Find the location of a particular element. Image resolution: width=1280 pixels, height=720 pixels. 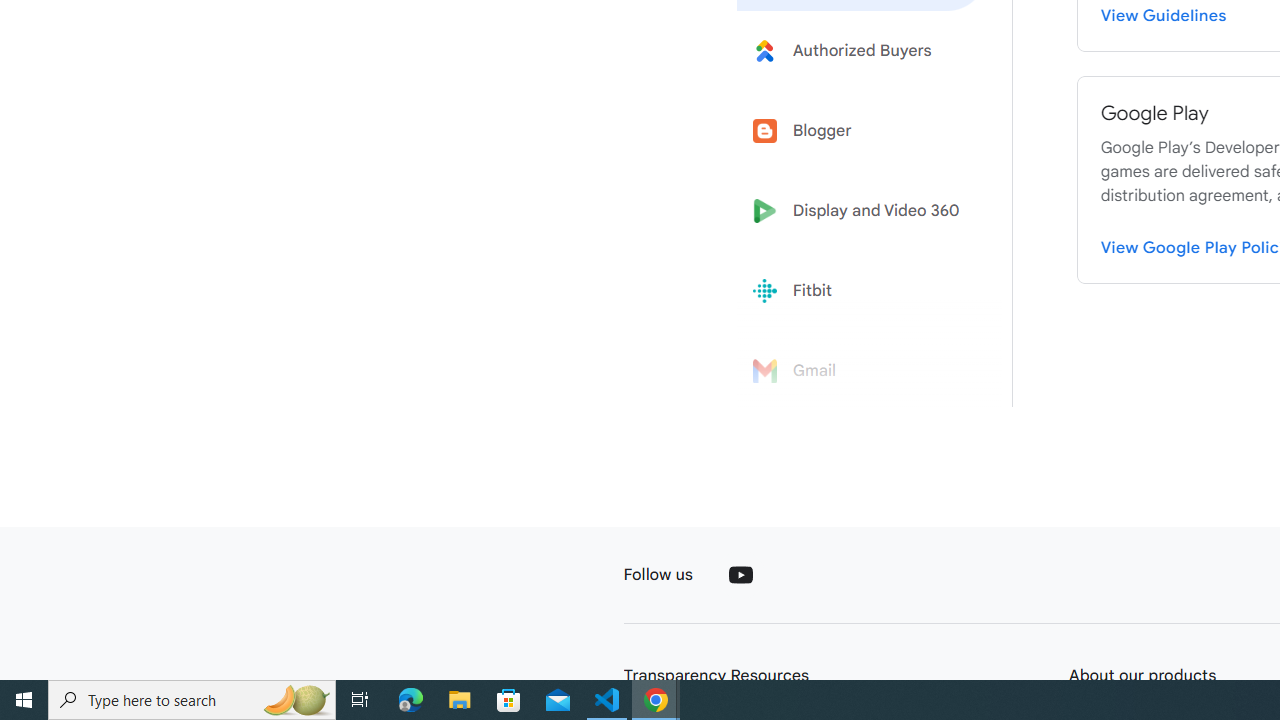

'Learn more about Authorized Buyers' is located at coordinates (862, 49).